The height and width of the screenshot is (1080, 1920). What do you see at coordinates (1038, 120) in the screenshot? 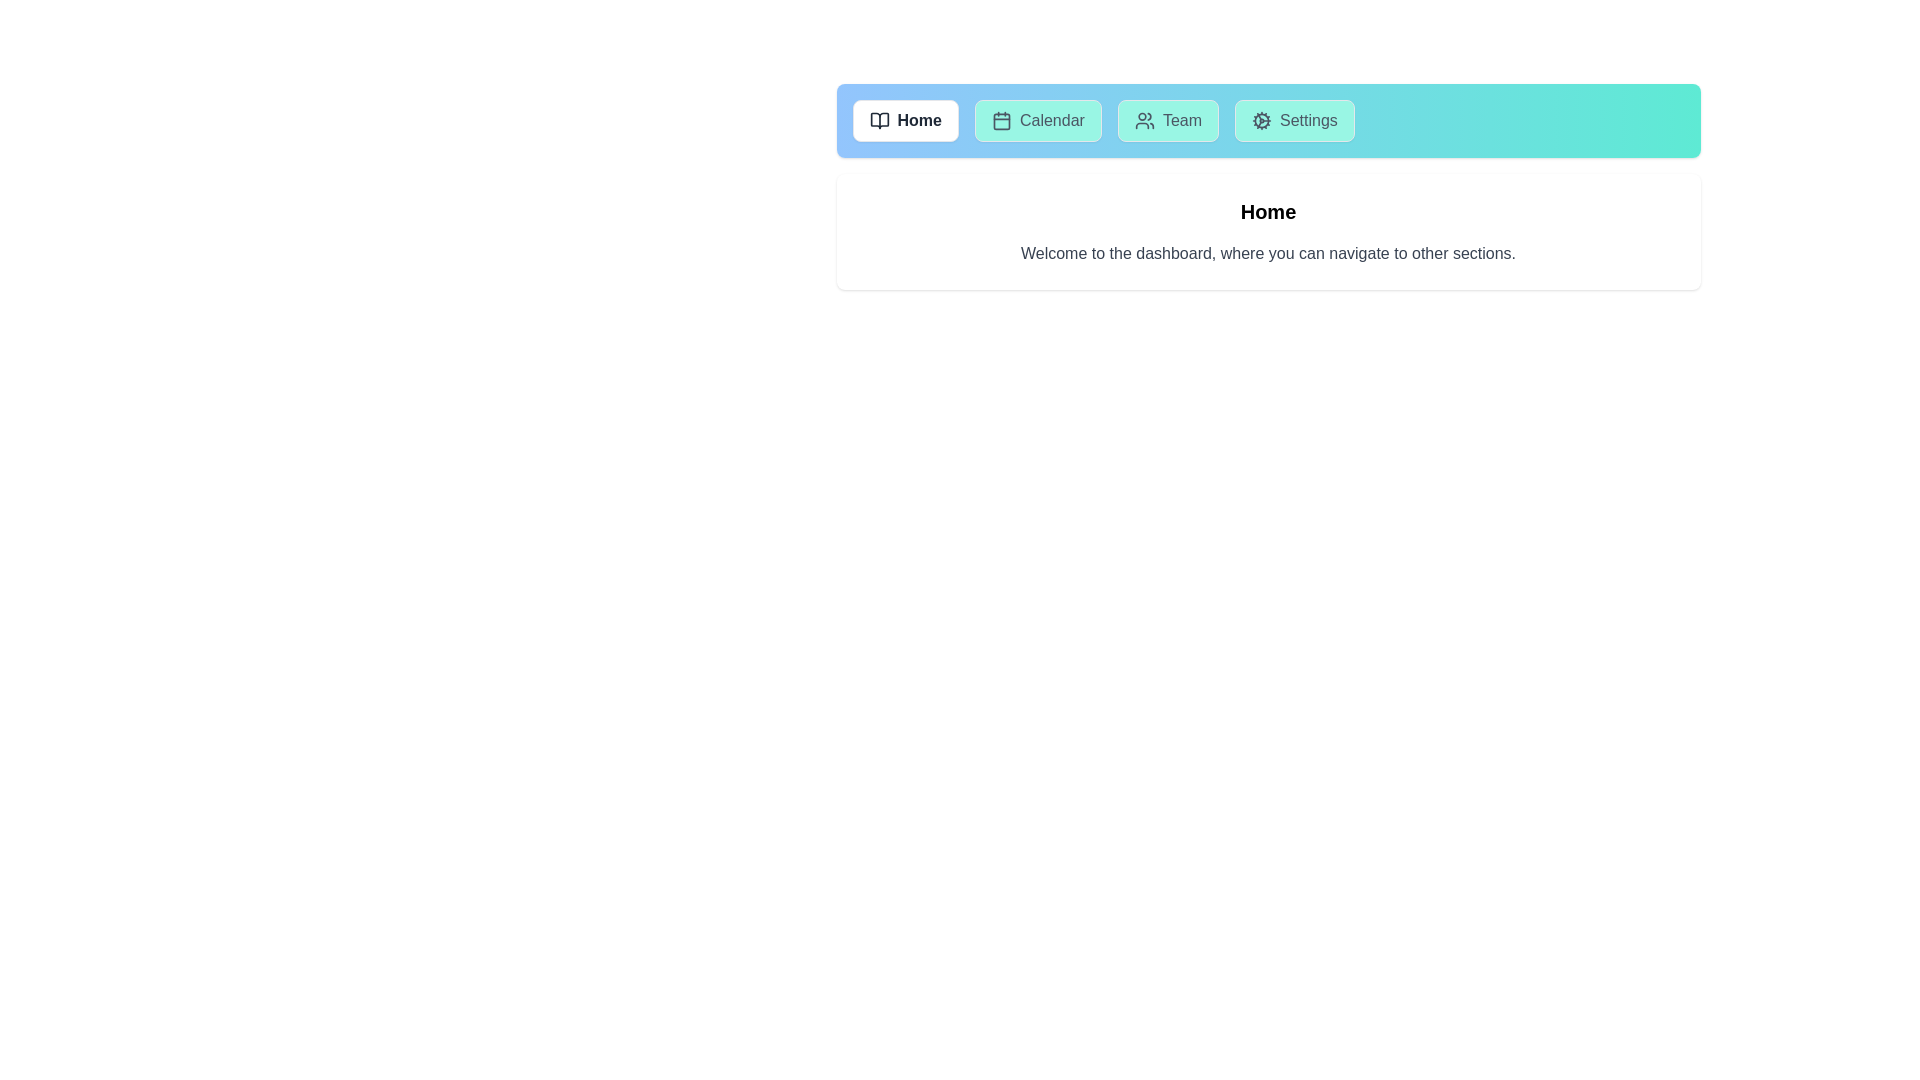
I see `the tab labeled Calendar to observe its hover effect` at bounding box center [1038, 120].